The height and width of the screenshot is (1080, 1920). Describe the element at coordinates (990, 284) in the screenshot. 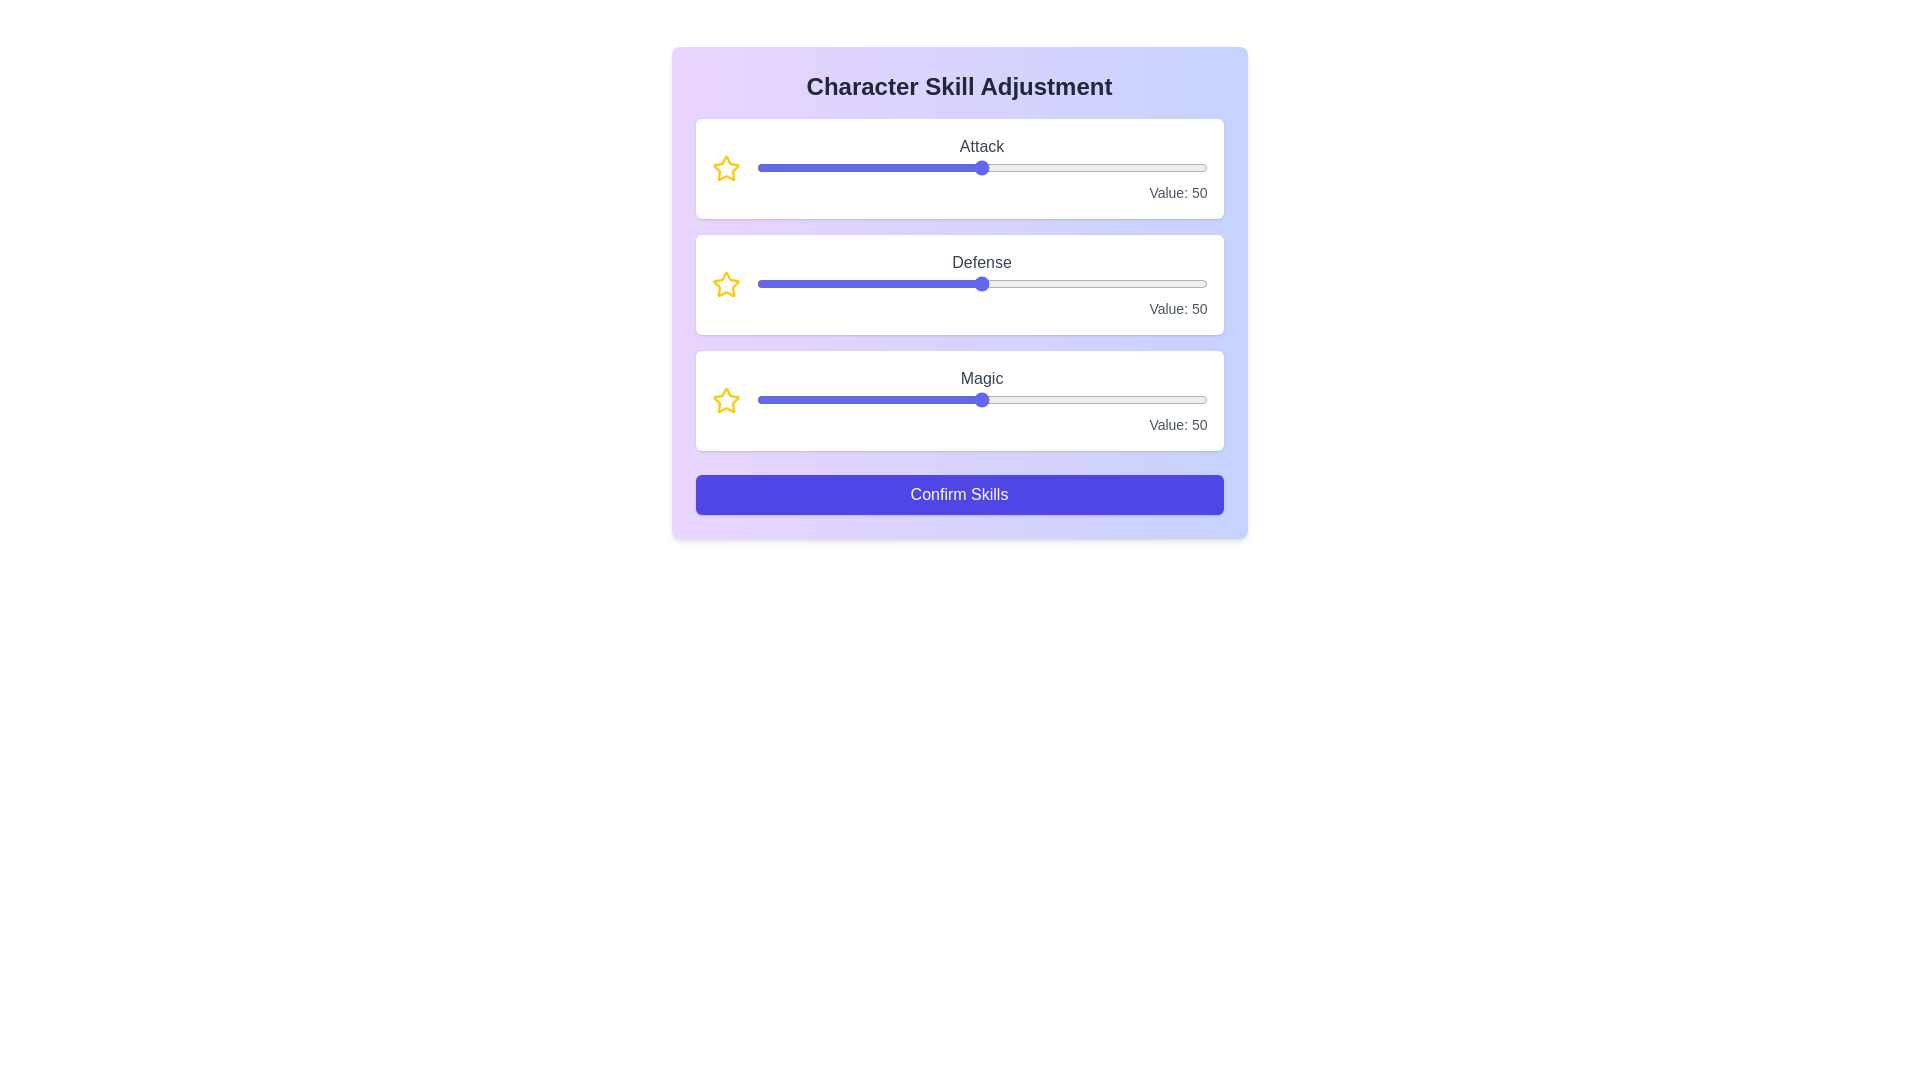

I see `the 1 slider to 4` at that location.